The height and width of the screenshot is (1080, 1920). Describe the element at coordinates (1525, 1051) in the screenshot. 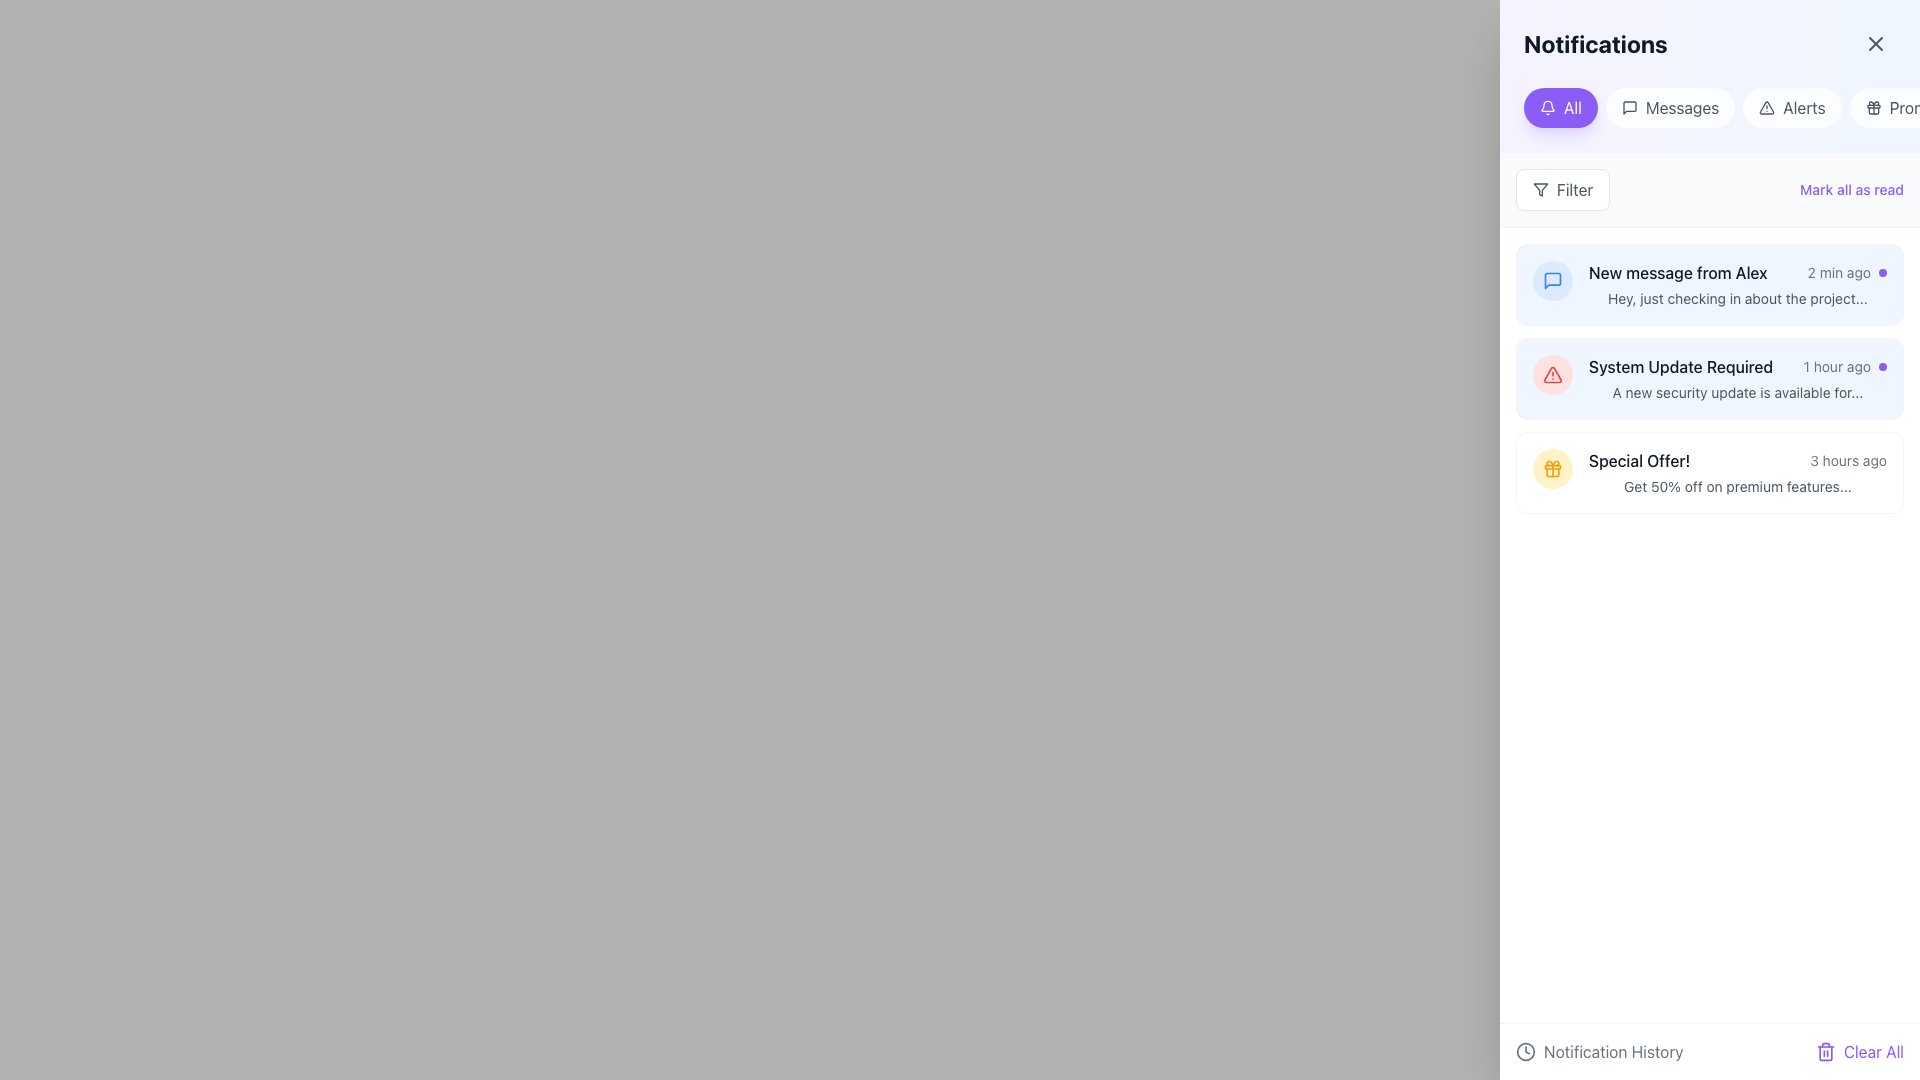

I see `the 'Notification History' icon located to the left of the text 'Notification History' in the bottom section of the interface` at that location.